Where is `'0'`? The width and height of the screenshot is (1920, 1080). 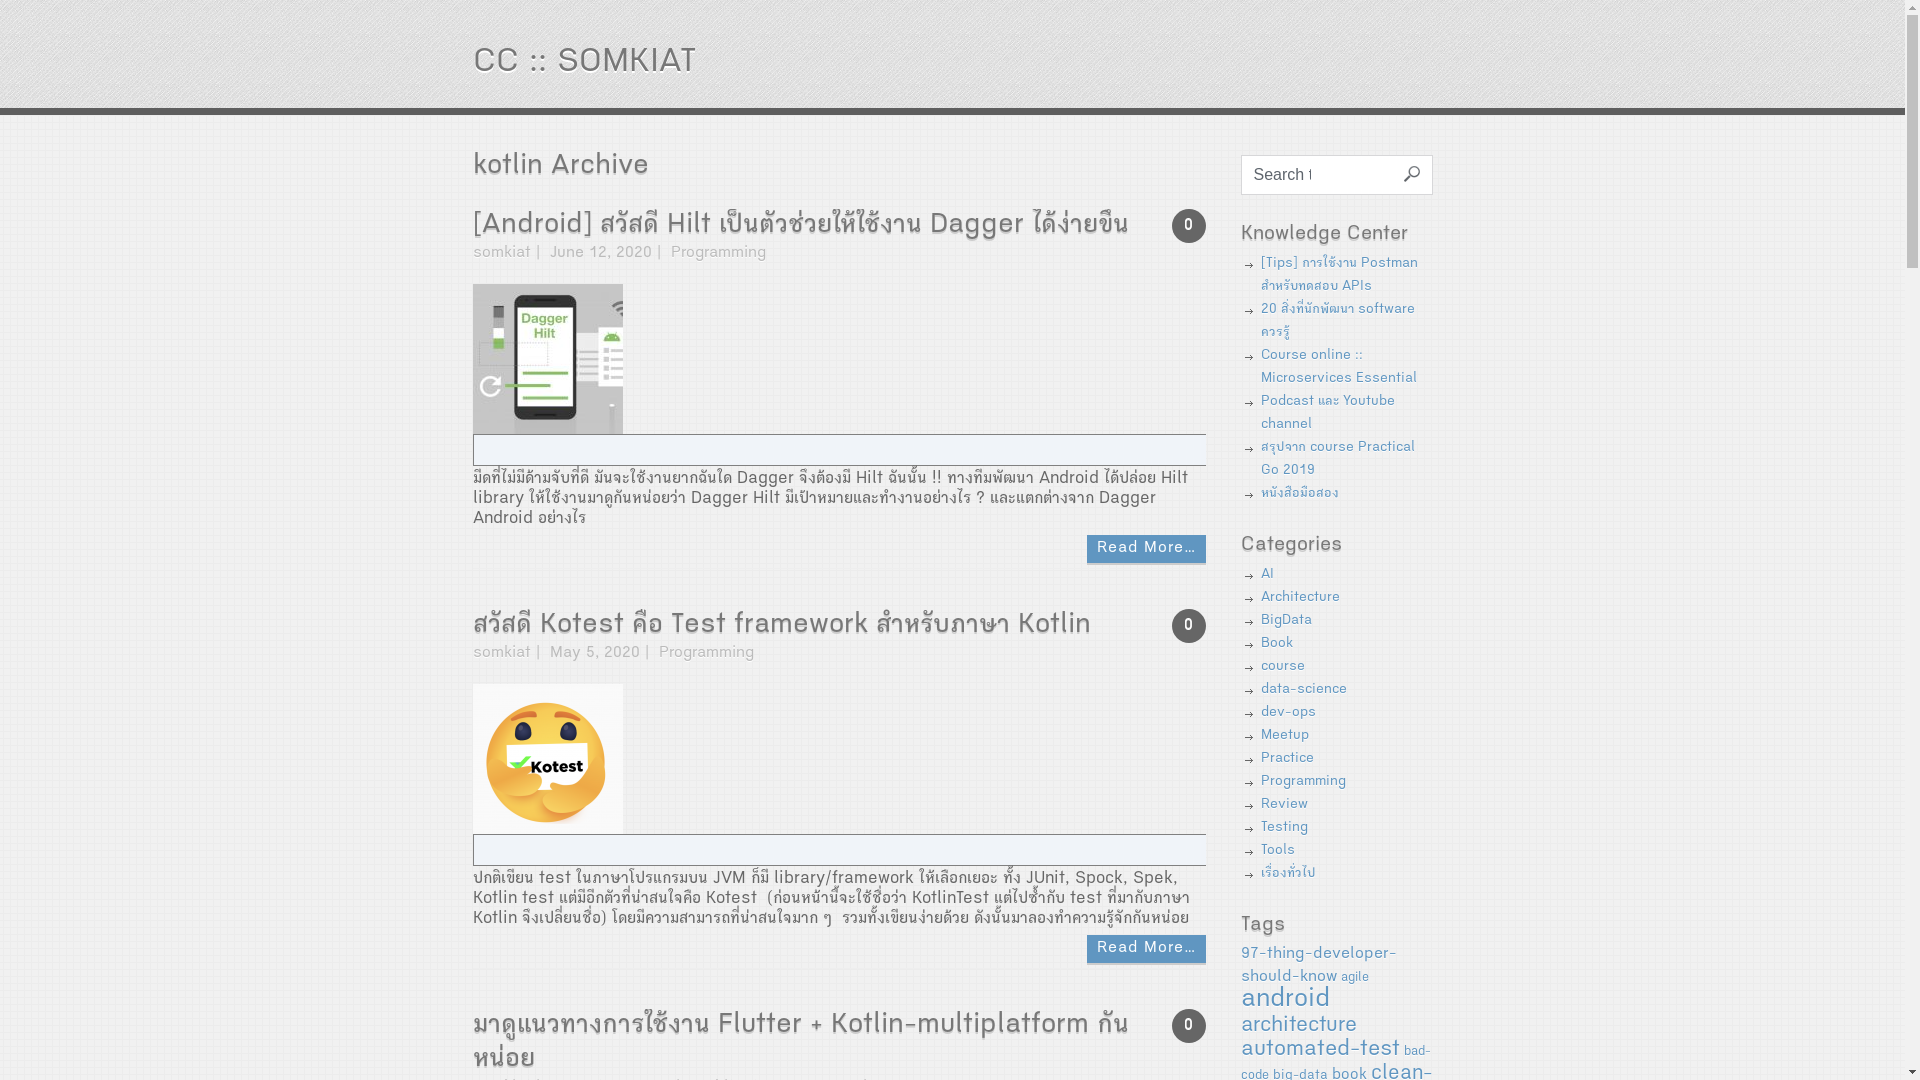
'0' is located at coordinates (1189, 225).